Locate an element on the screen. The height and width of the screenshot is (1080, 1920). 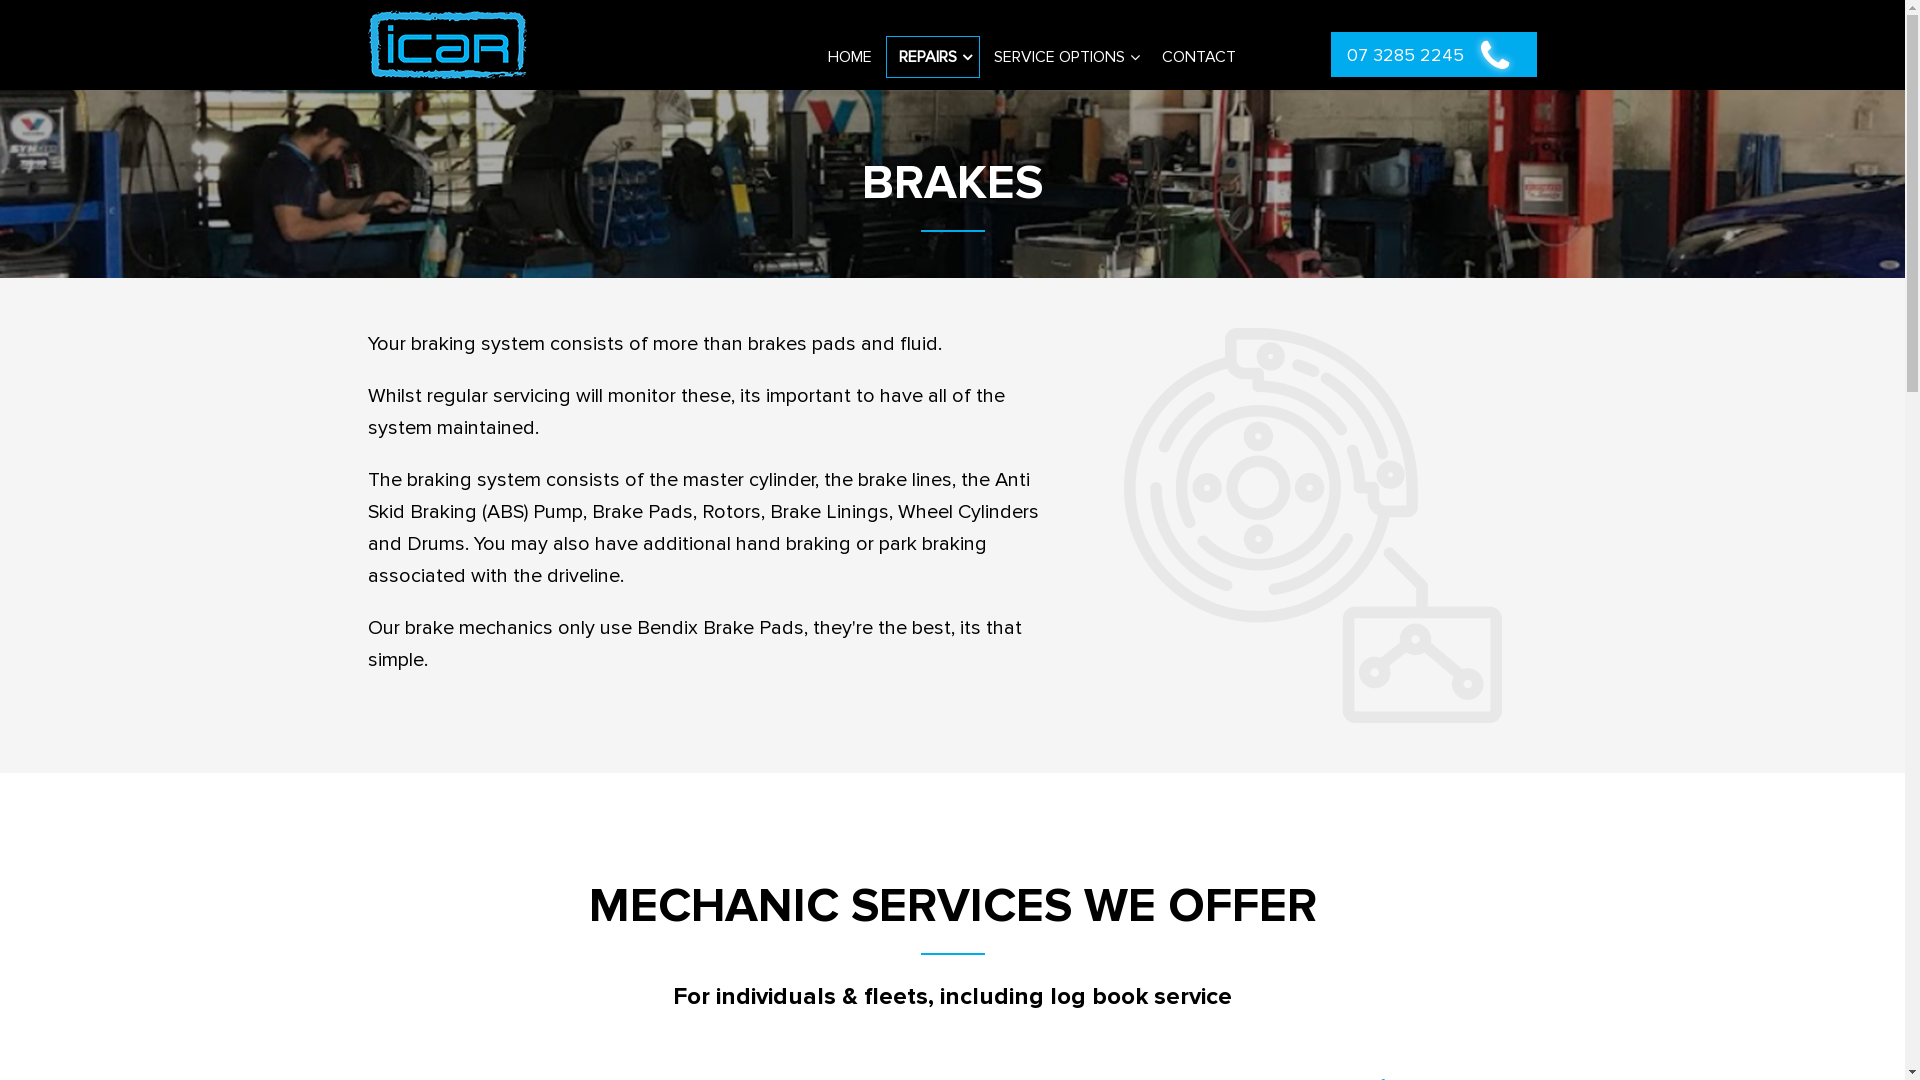
'HOME' is located at coordinates (849, 56).